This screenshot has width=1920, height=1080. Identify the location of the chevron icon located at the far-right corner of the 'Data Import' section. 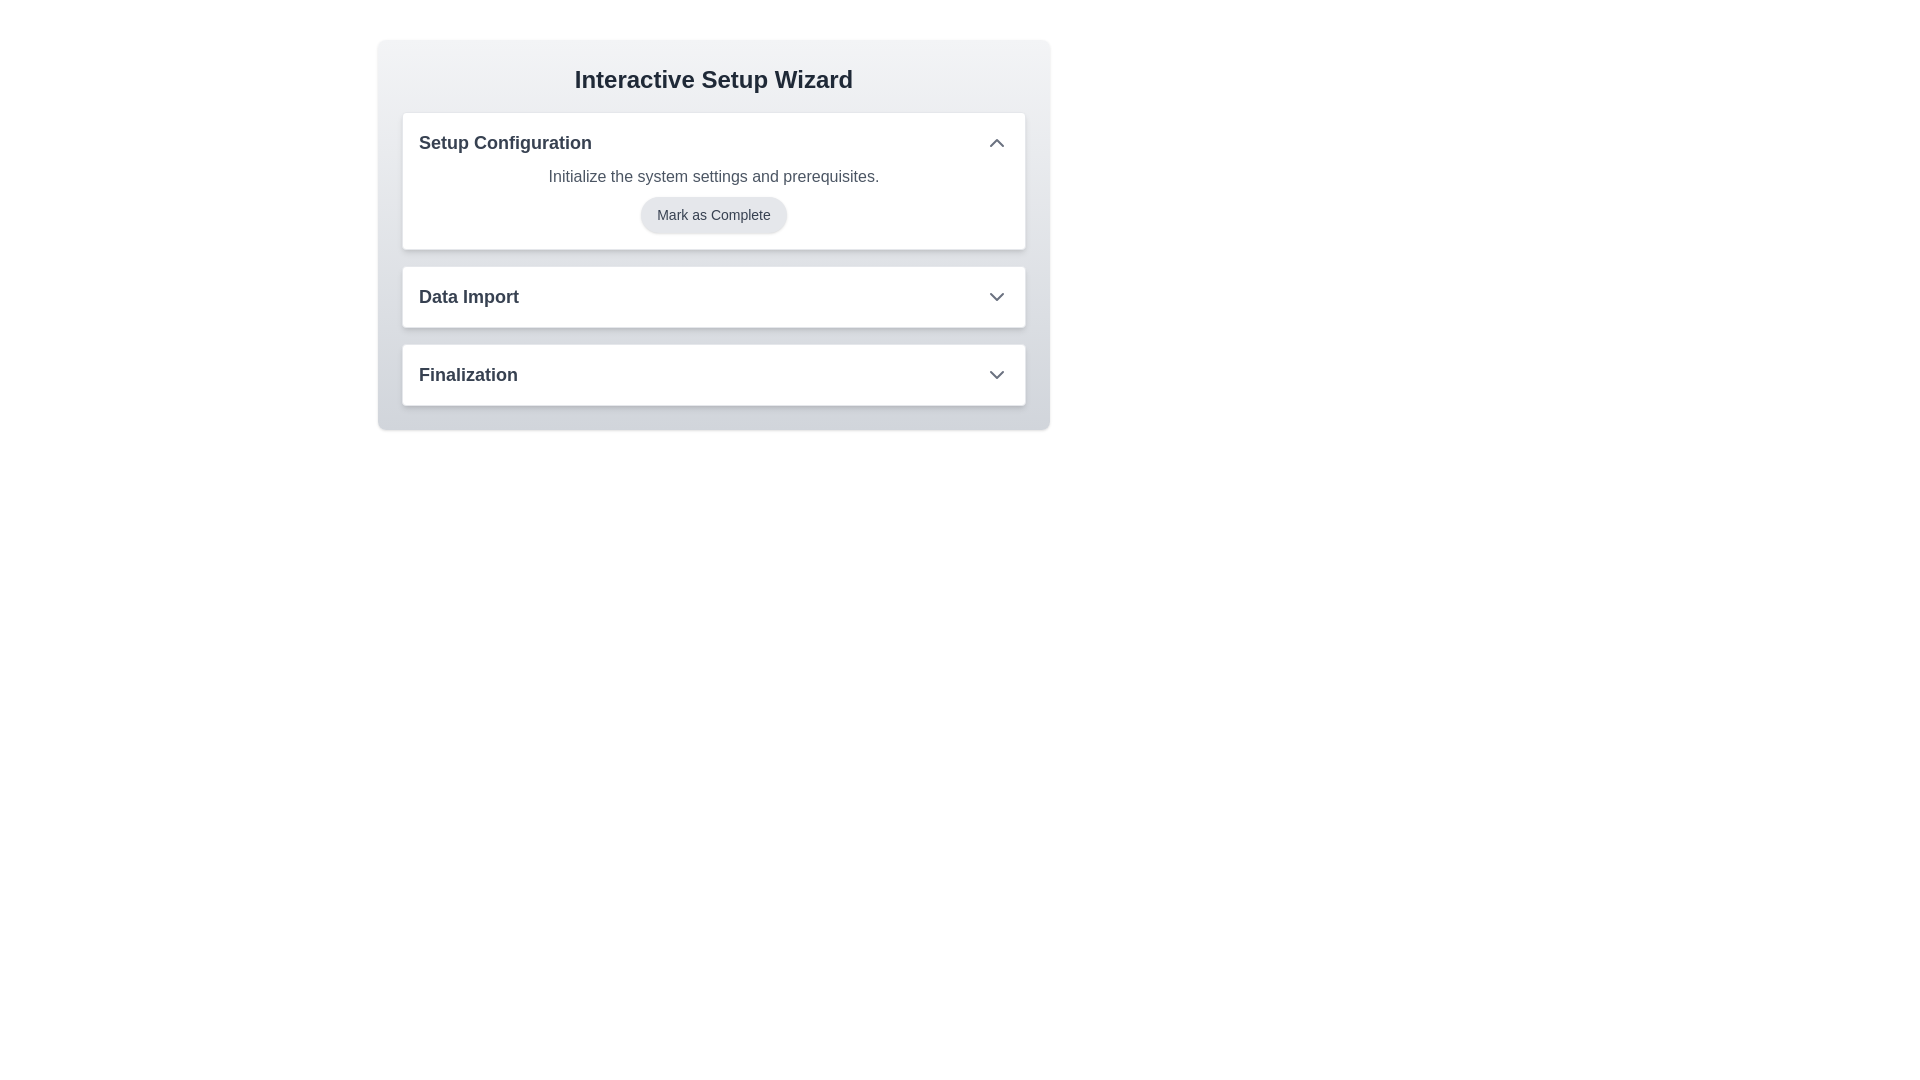
(997, 297).